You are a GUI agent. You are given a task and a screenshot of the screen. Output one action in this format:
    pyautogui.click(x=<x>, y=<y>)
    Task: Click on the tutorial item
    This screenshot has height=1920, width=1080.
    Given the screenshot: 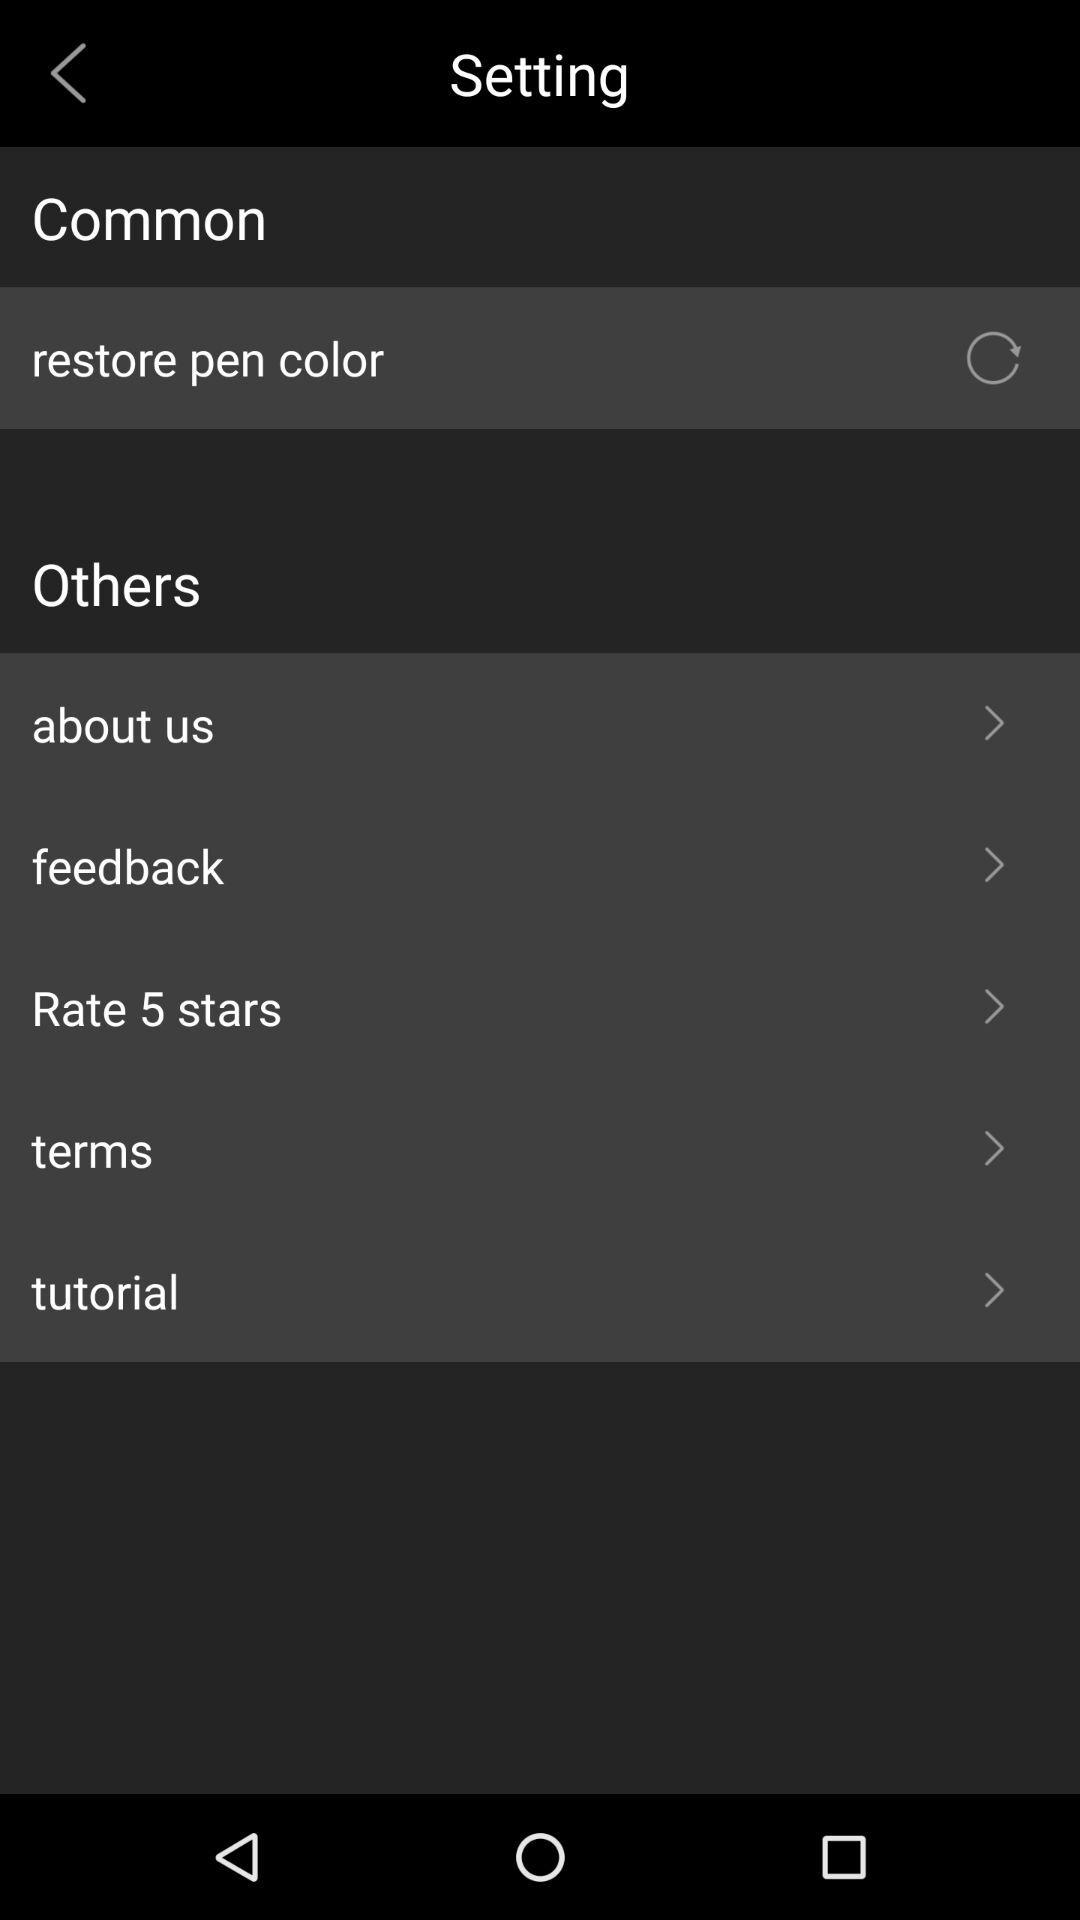 What is the action you would take?
    pyautogui.click(x=540, y=1291)
    